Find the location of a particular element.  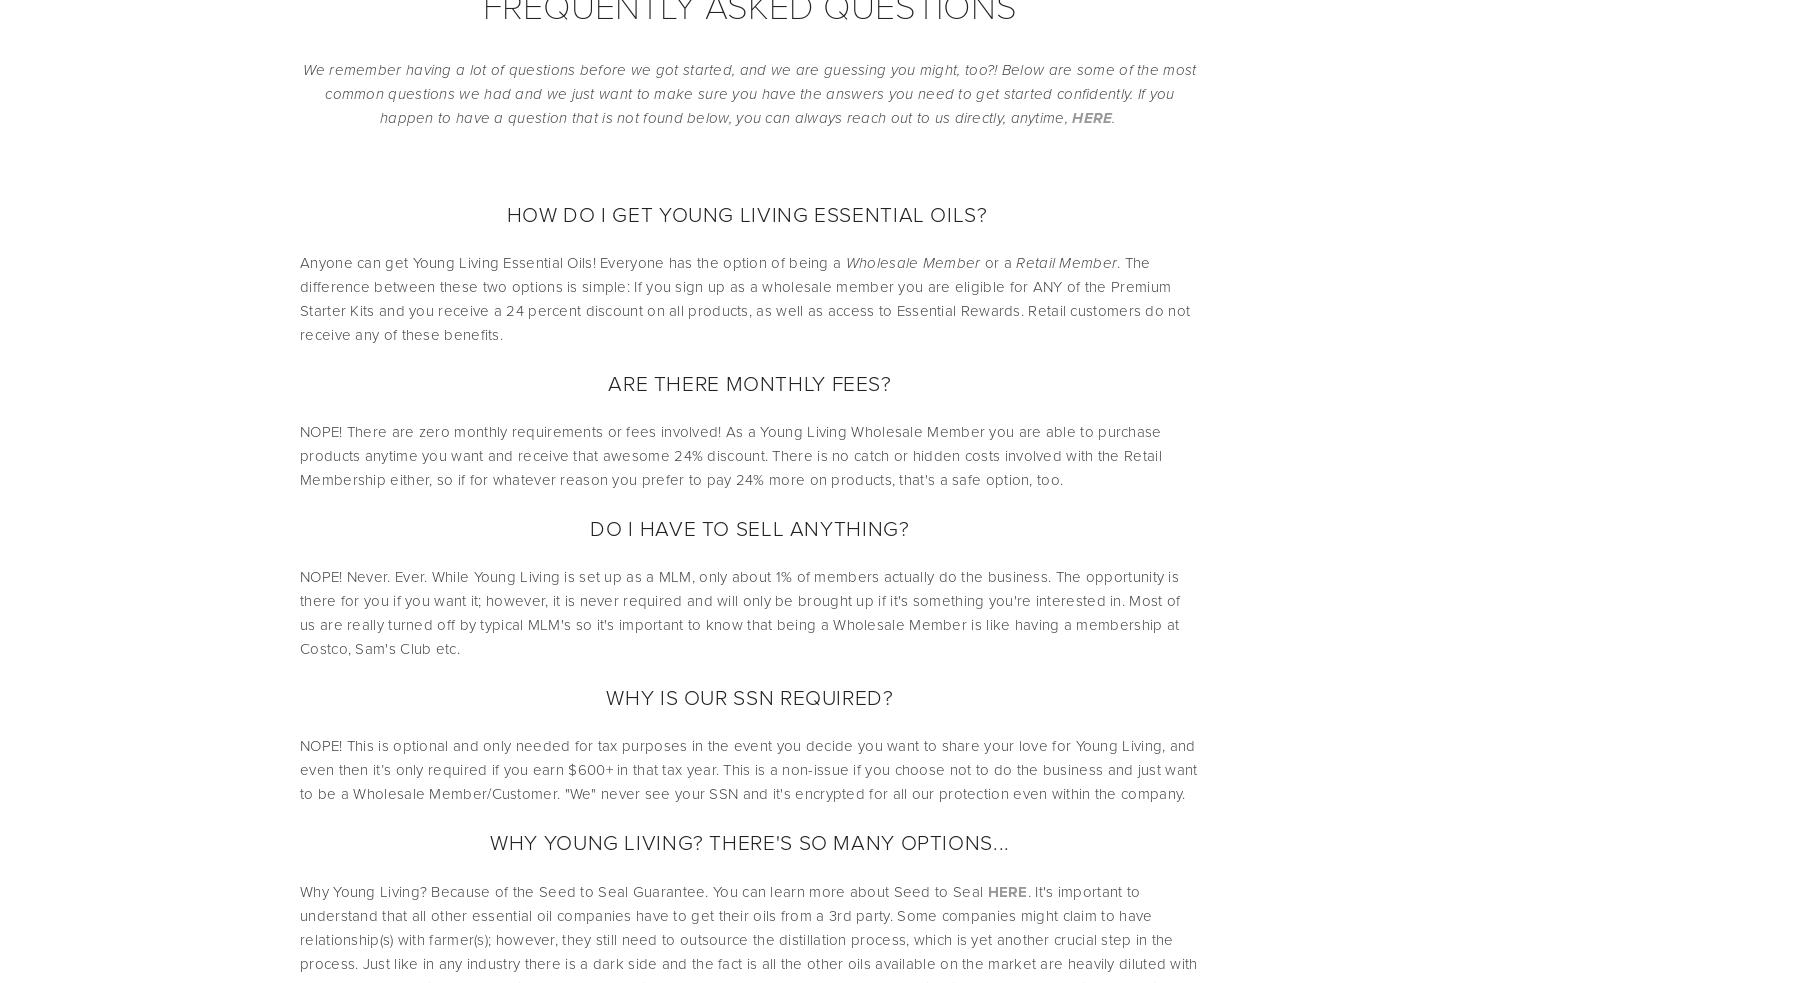

'WHY IS OUR SSN REQUIRED?' is located at coordinates (748, 696).